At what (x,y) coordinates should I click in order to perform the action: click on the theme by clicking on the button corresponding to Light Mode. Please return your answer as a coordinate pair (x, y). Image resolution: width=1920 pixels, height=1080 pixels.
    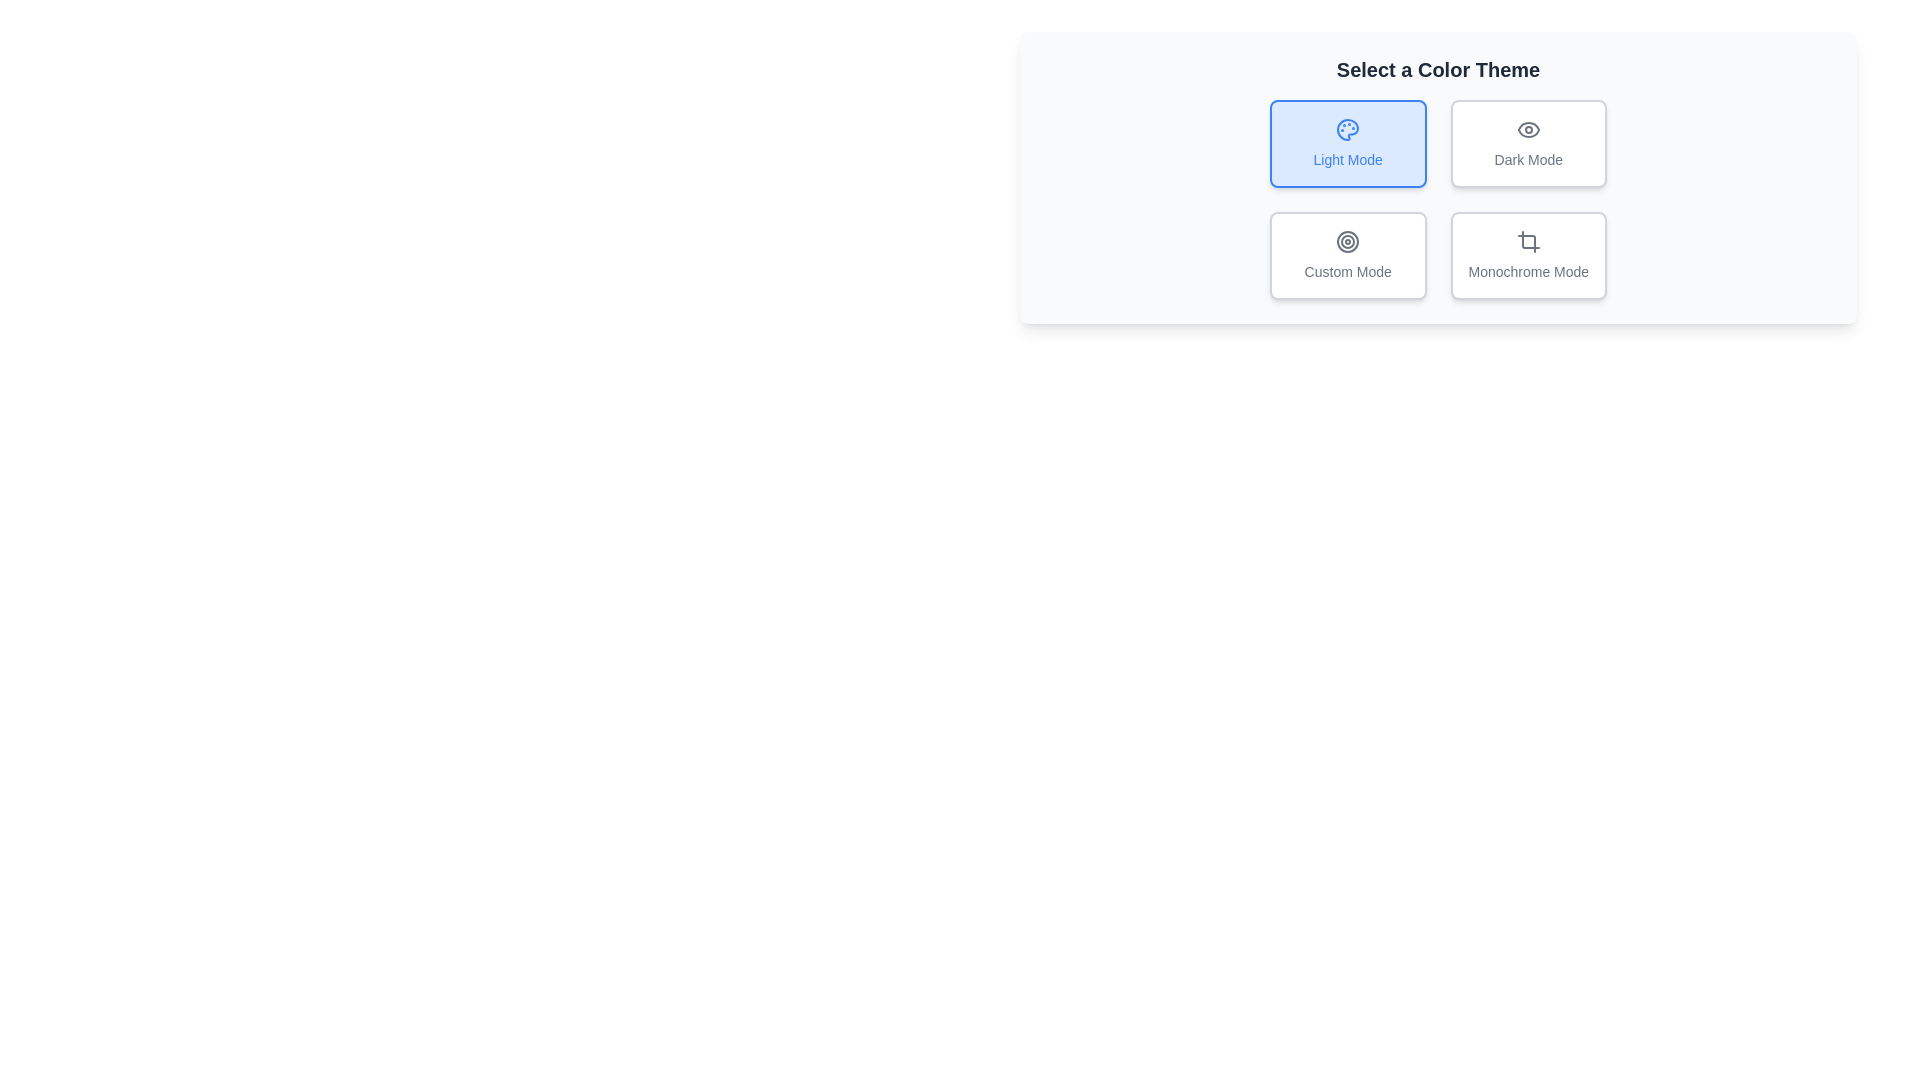
    Looking at the image, I should click on (1348, 142).